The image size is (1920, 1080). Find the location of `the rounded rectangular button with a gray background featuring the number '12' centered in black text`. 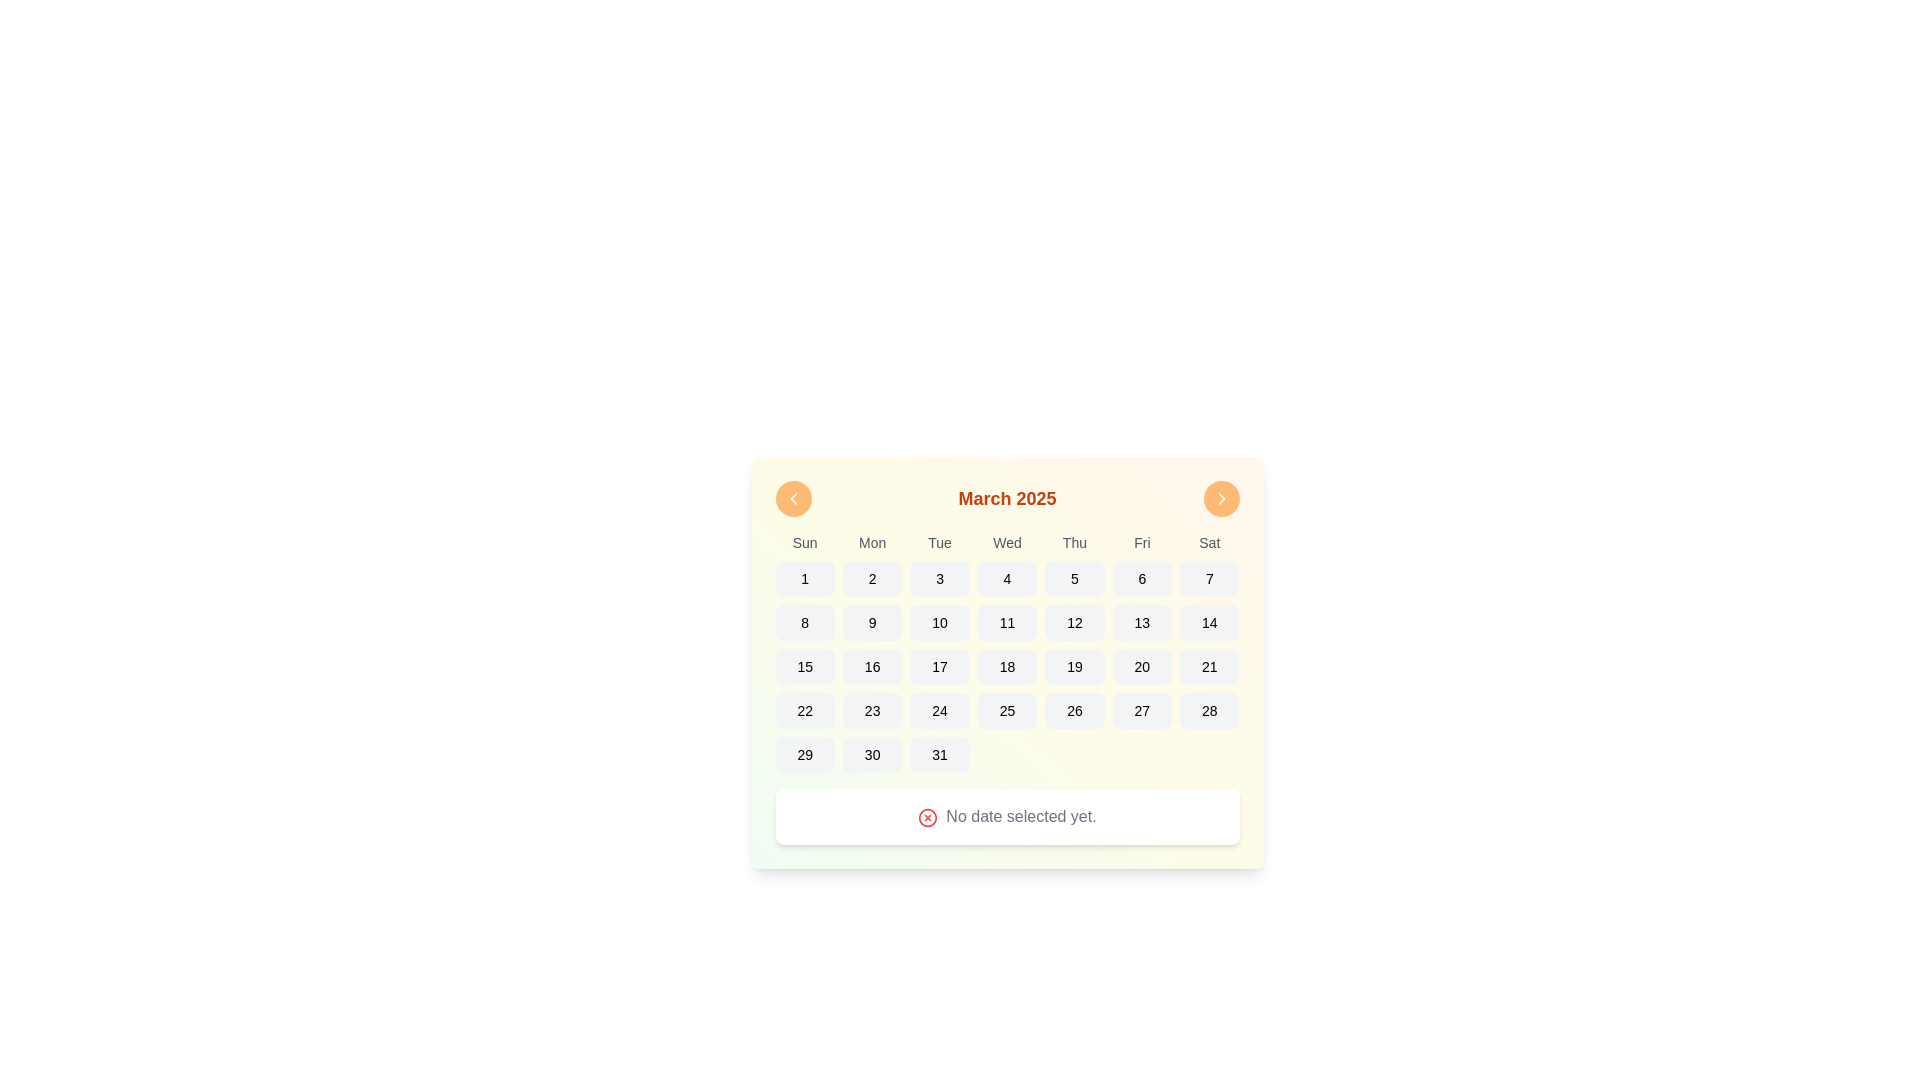

the rounded rectangular button with a gray background featuring the number '12' centered in black text is located at coordinates (1074, 622).